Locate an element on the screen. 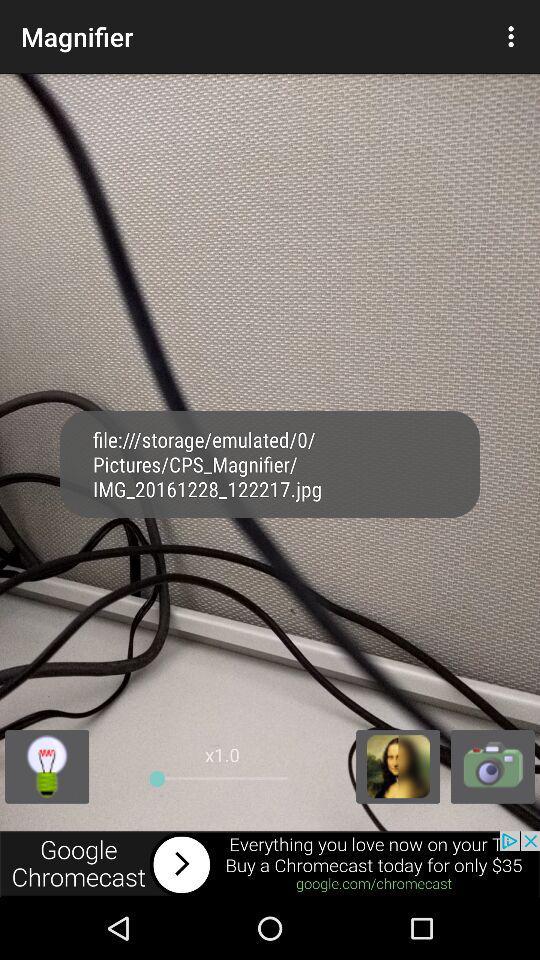 This screenshot has width=540, height=960. magnifier is located at coordinates (398, 765).